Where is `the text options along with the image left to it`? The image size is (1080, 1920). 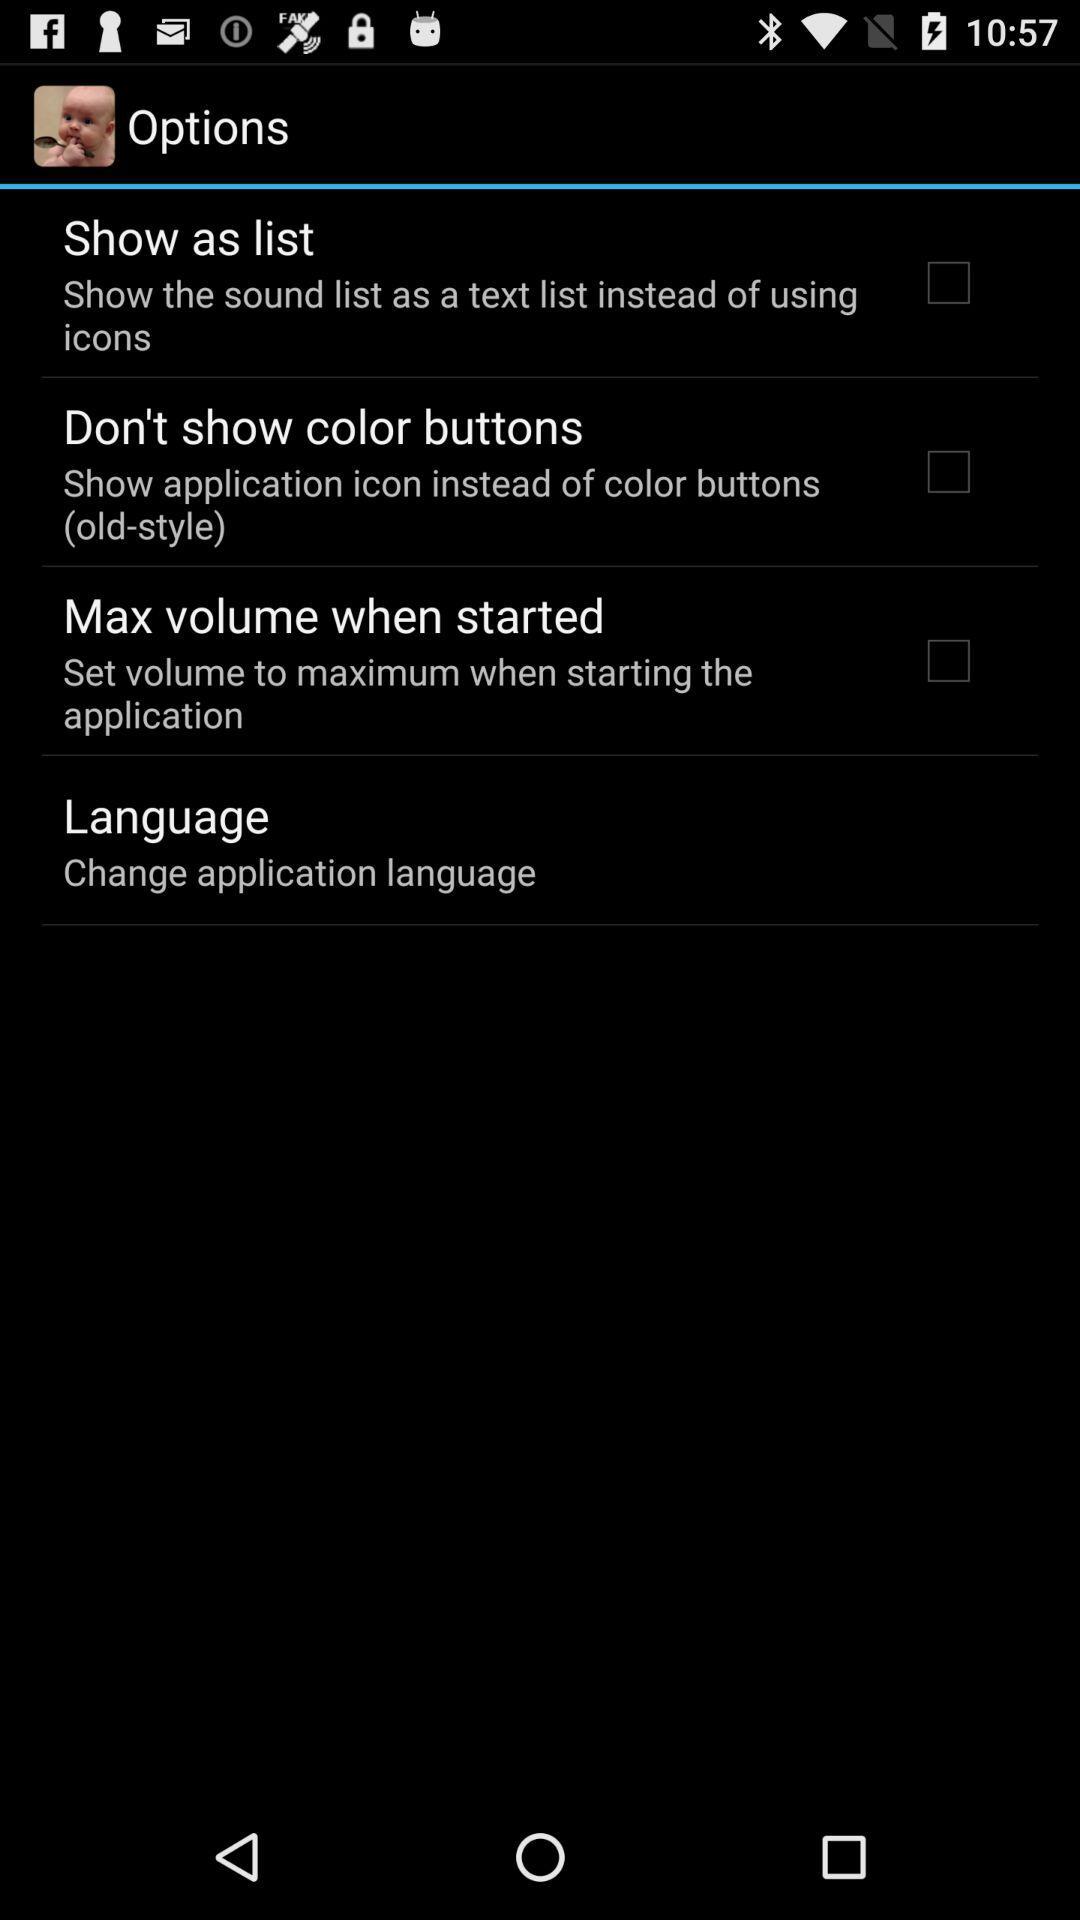
the text options along with the image left to it is located at coordinates (165, 124).